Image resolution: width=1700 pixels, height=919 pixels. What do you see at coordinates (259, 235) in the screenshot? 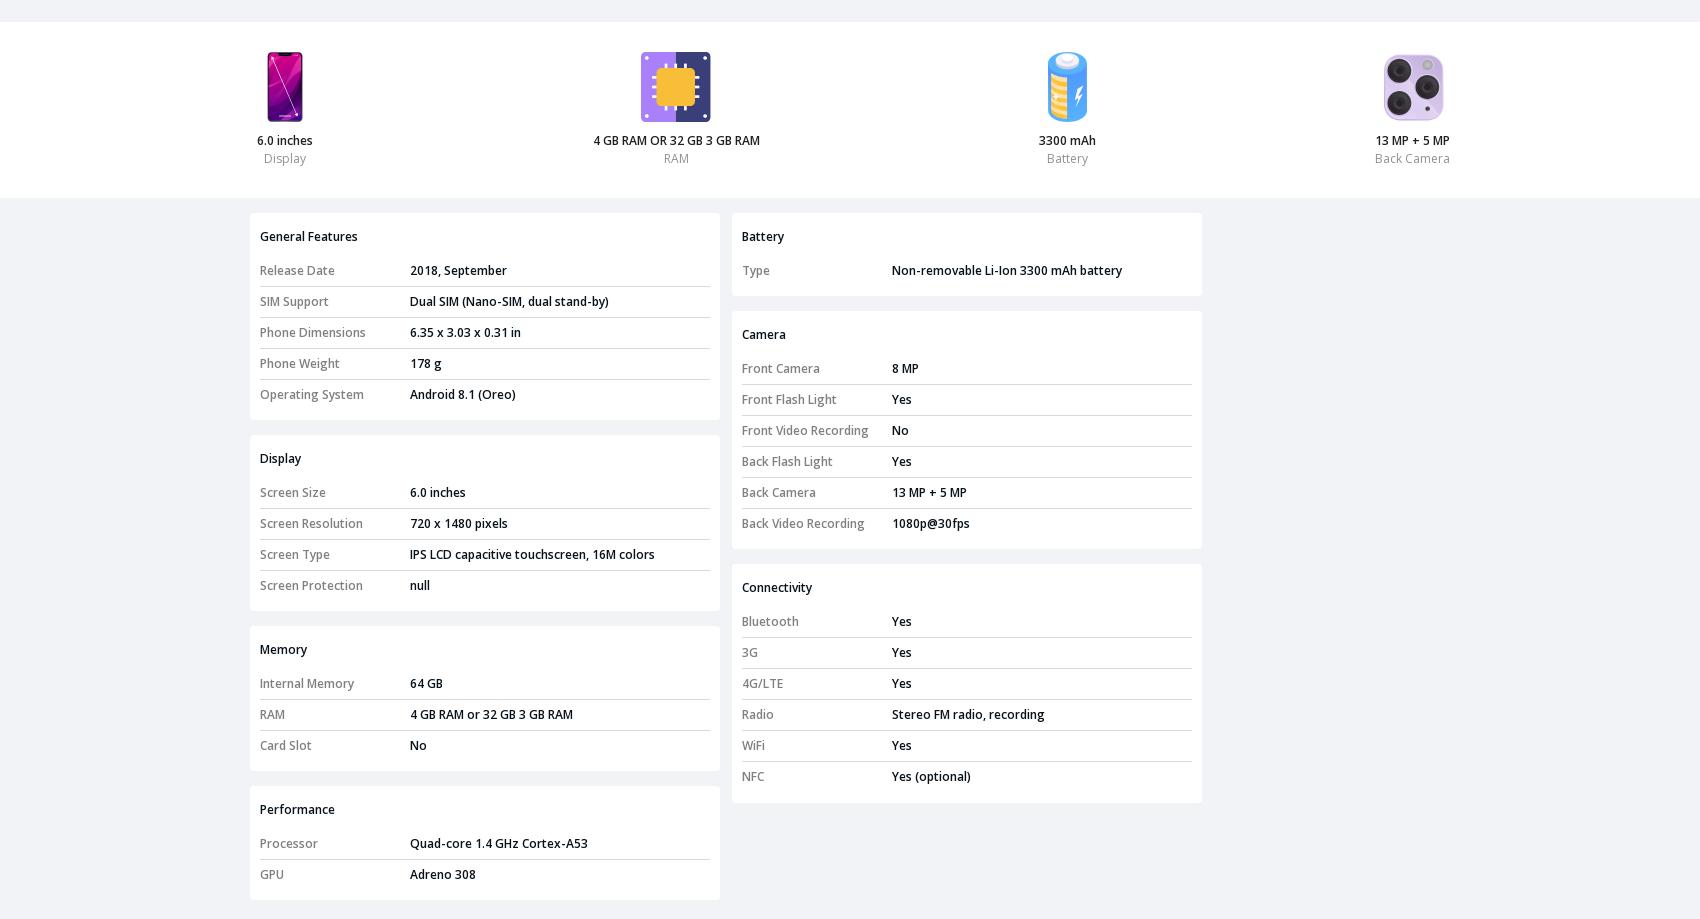
I see `'General Features'` at bounding box center [259, 235].